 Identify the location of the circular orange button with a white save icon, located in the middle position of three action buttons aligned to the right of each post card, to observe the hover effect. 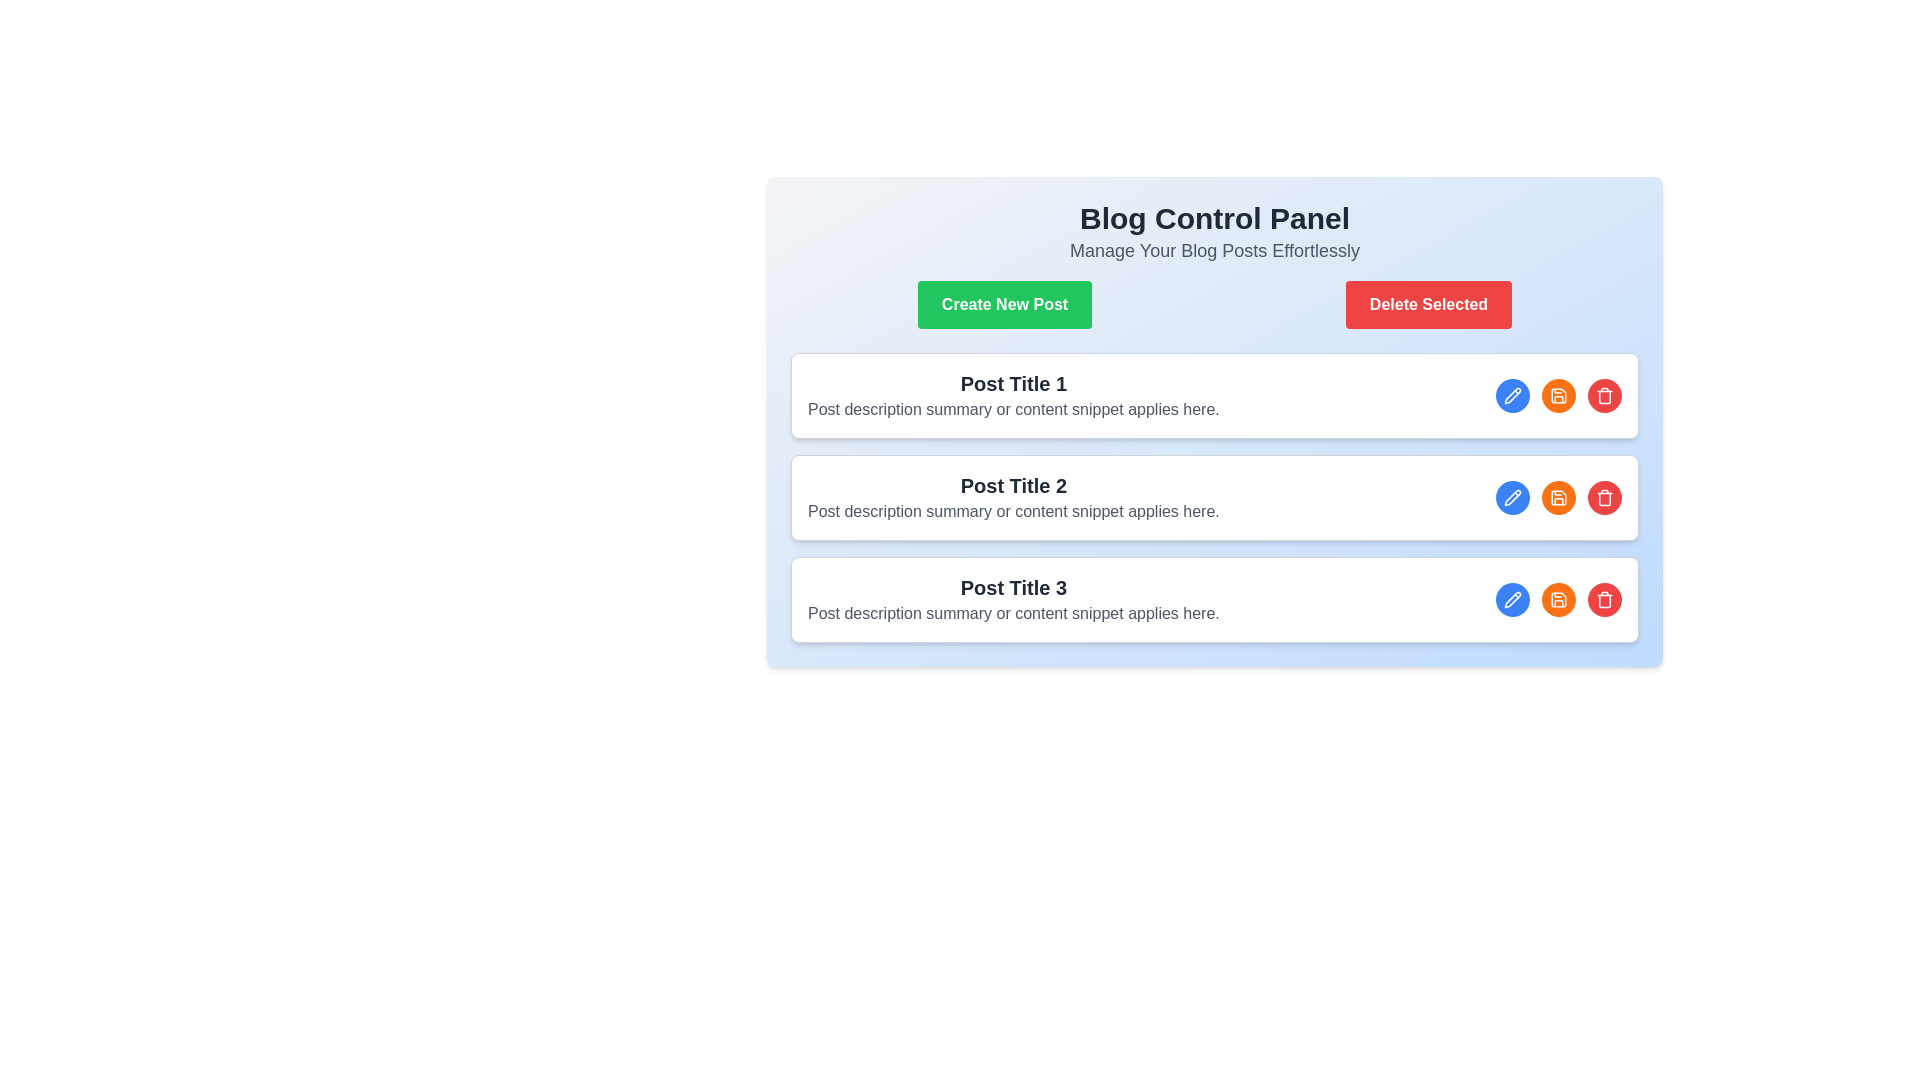
(1558, 396).